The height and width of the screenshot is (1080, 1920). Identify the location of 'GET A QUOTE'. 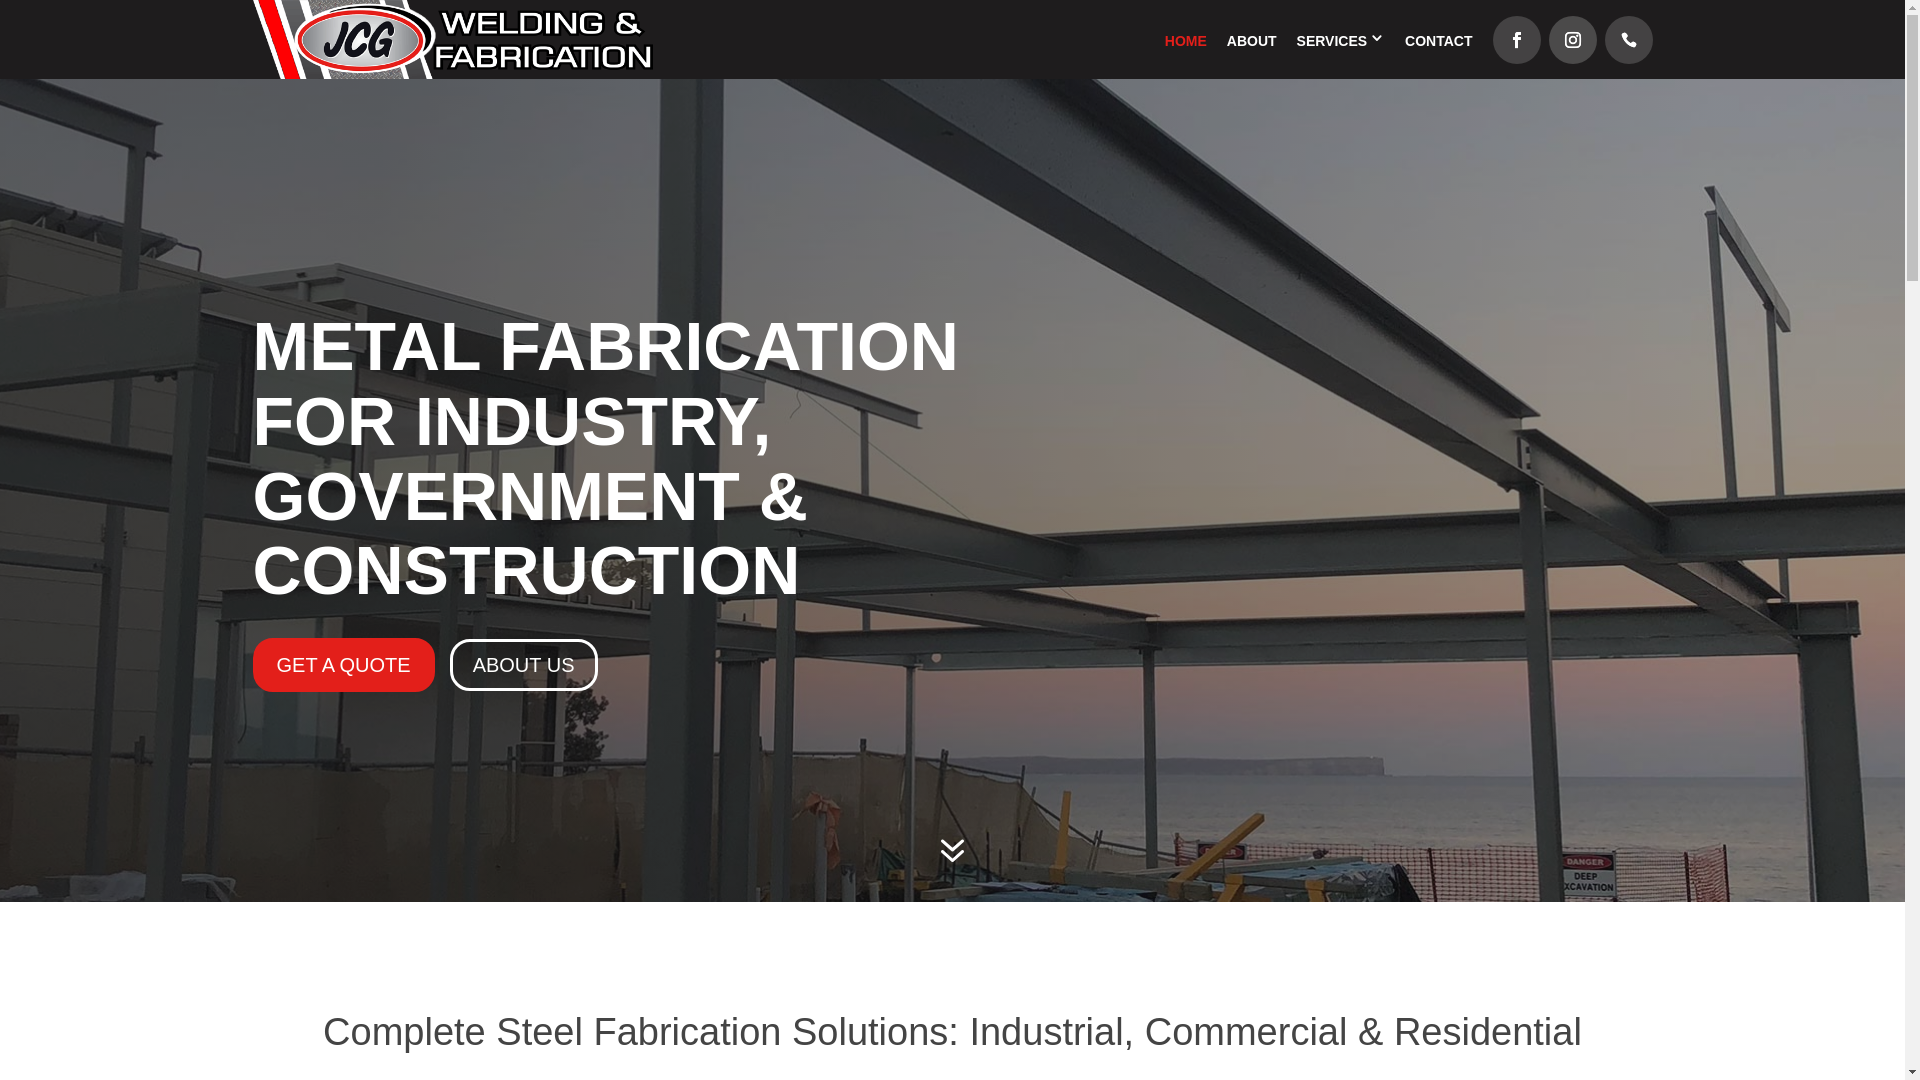
(342, 664).